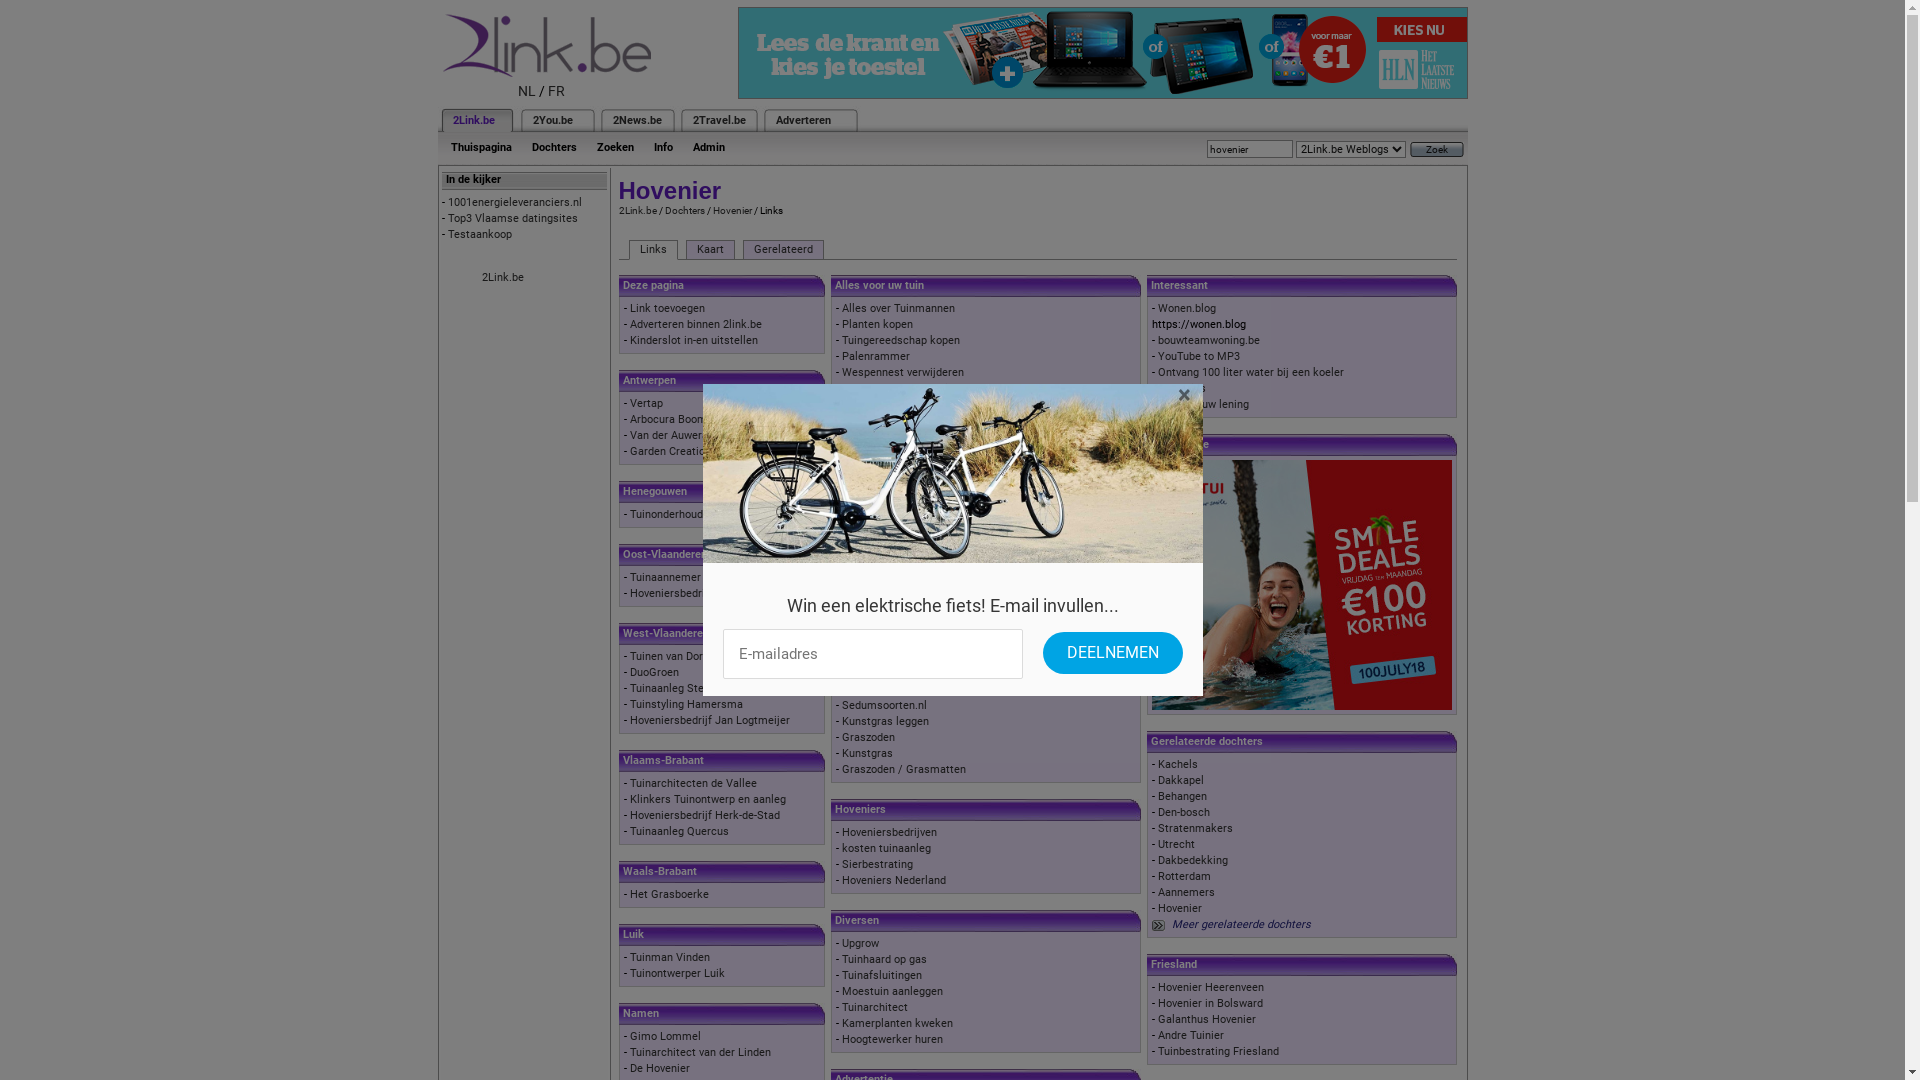  What do you see at coordinates (663, 146) in the screenshot?
I see `'Info'` at bounding box center [663, 146].